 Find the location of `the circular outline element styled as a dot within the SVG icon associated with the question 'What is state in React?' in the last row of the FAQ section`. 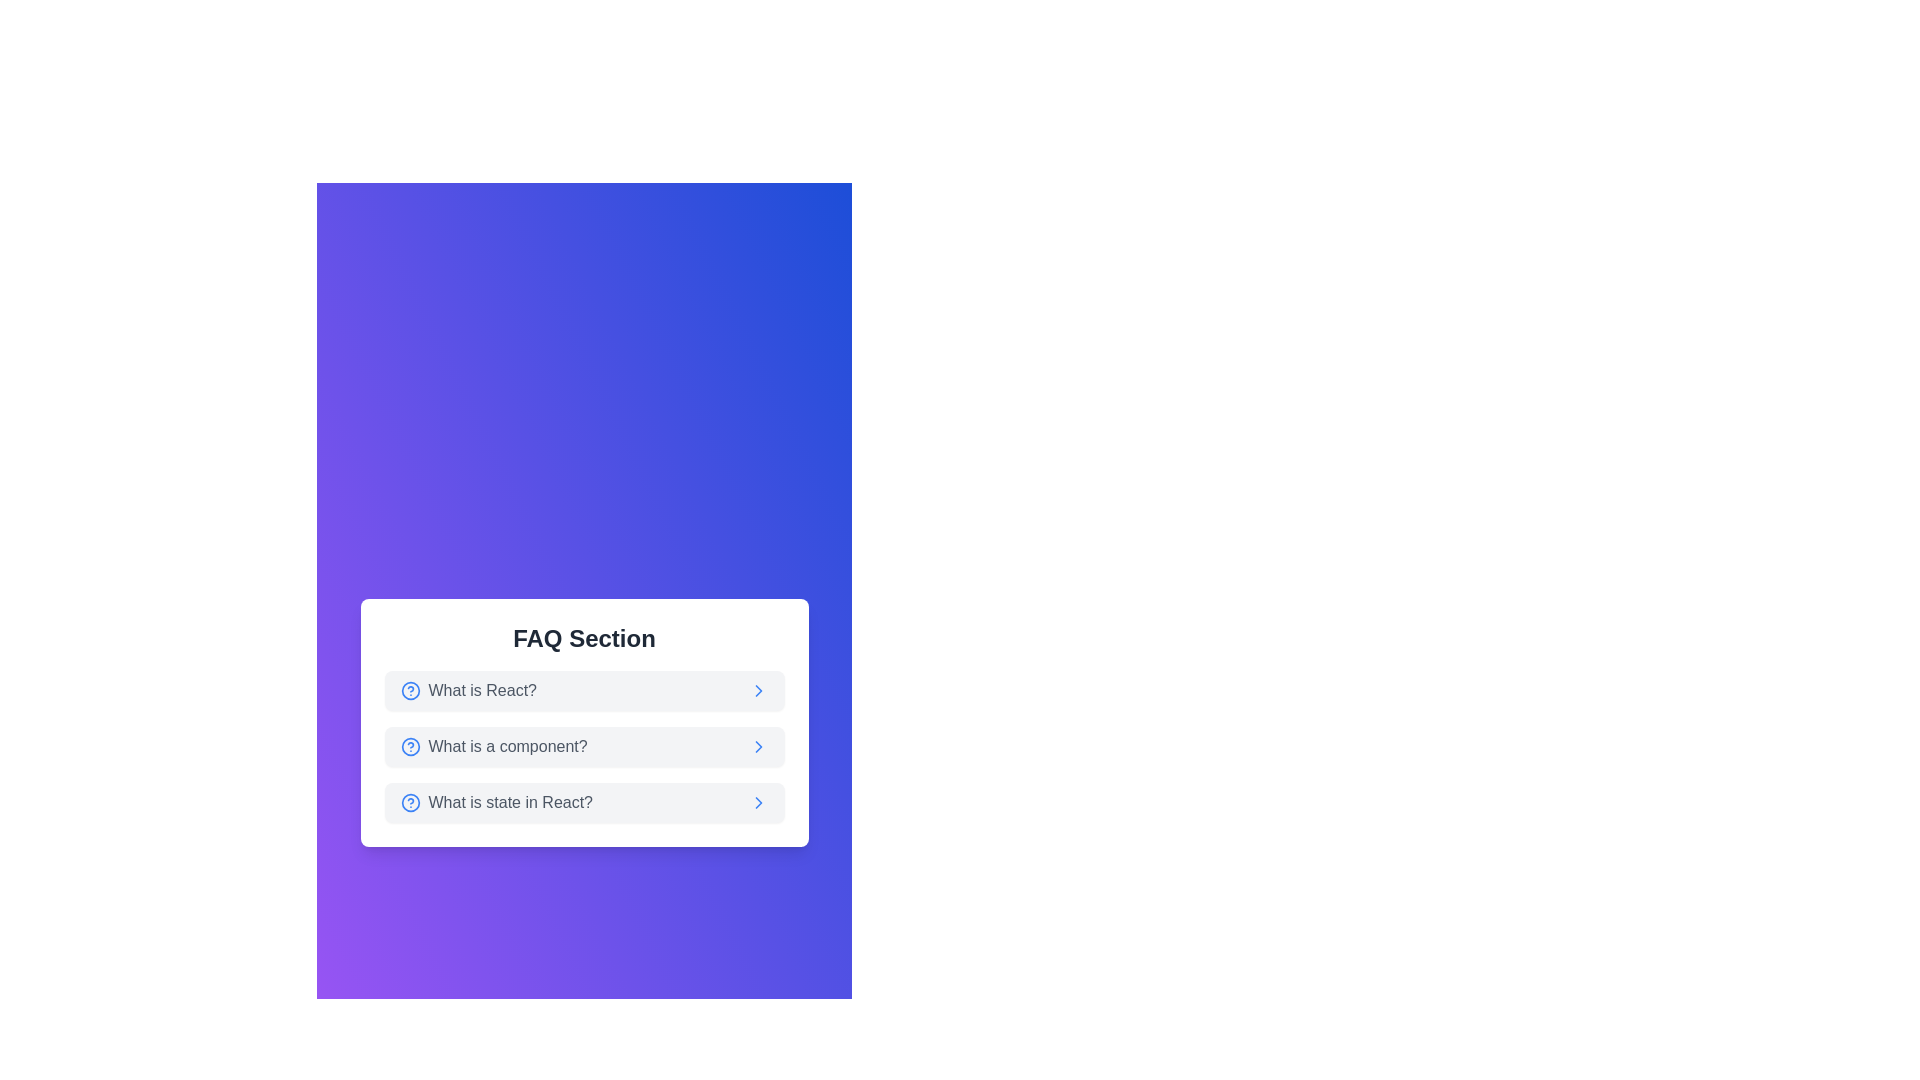

the circular outline element styled as a dot within the SVG icon associated with the question 'What is state in React?' in the last row of the FAQ section is located at coordinates (409, 801).